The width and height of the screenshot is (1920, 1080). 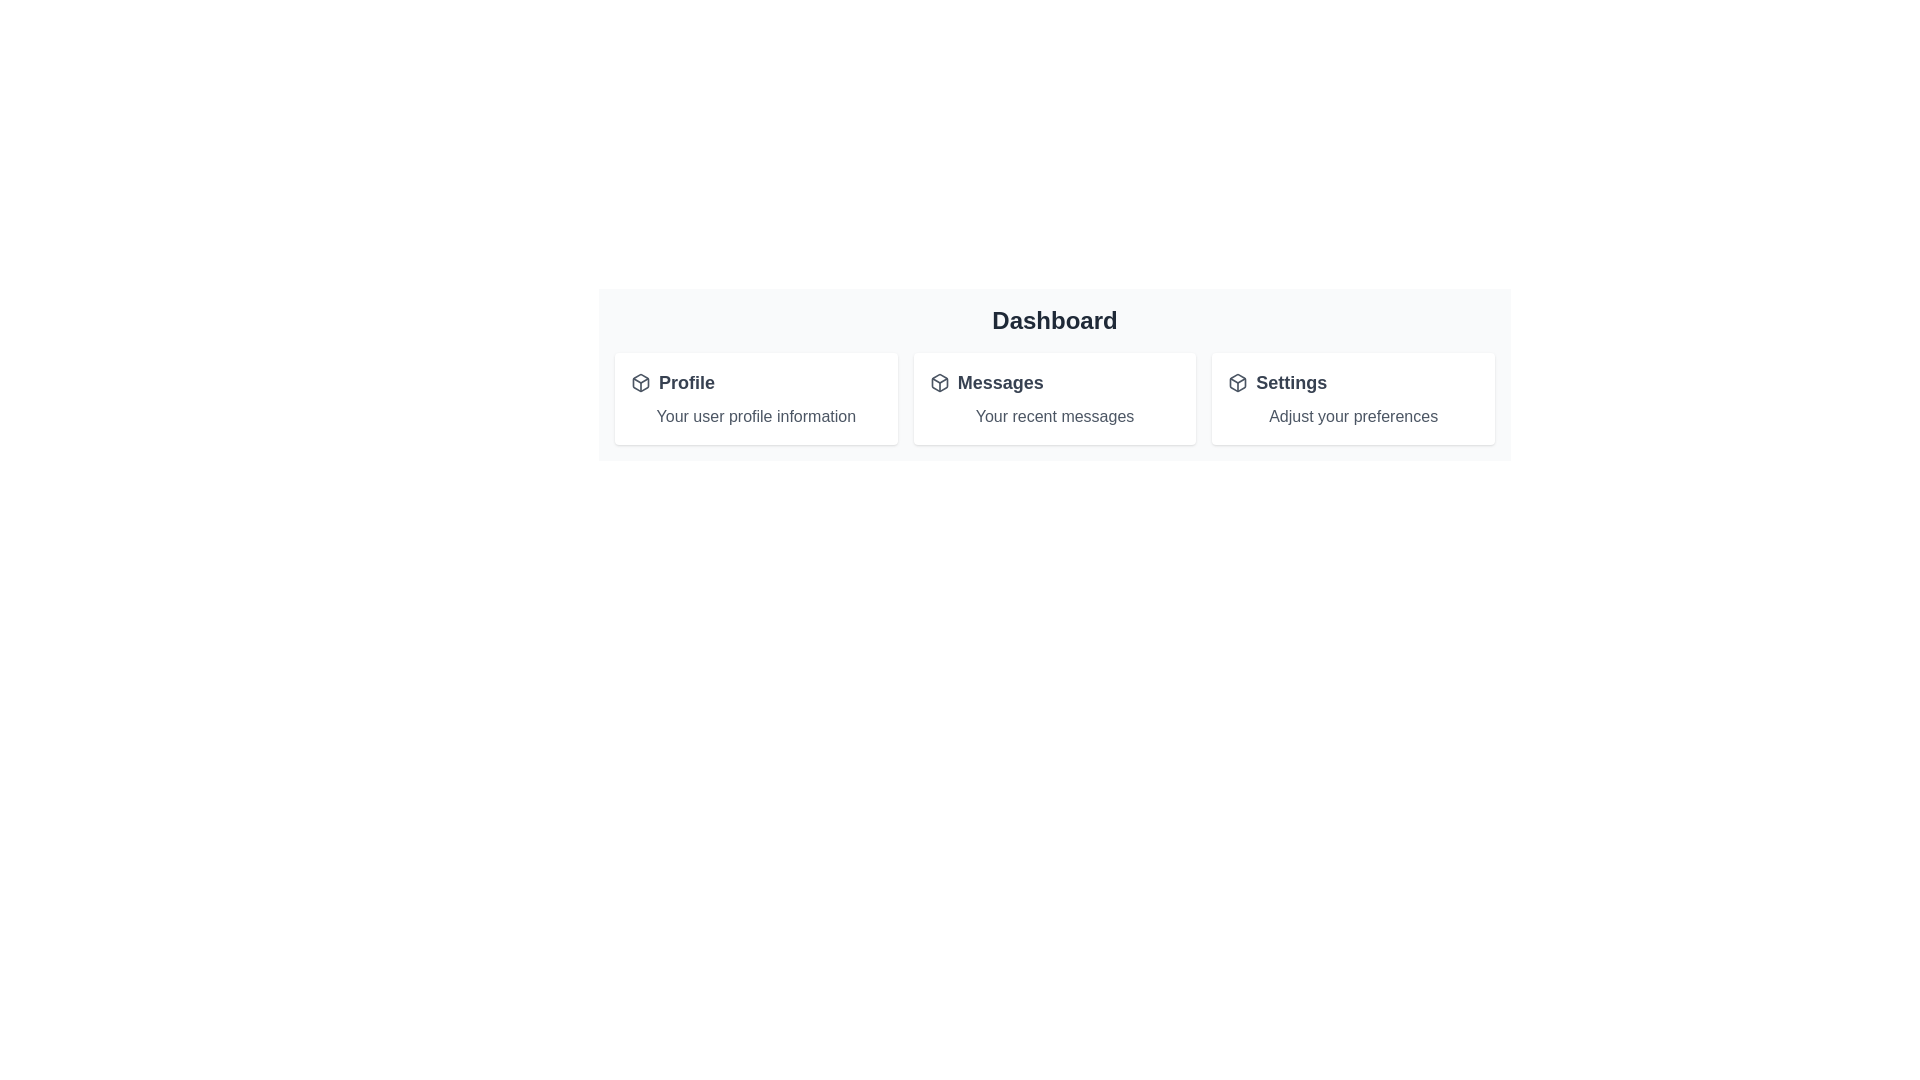 I want to click on the text label reading 'Adjust your preferences' located below the 'Settings' heading in the third card of the structured layout, so click(x=1353, y=415).